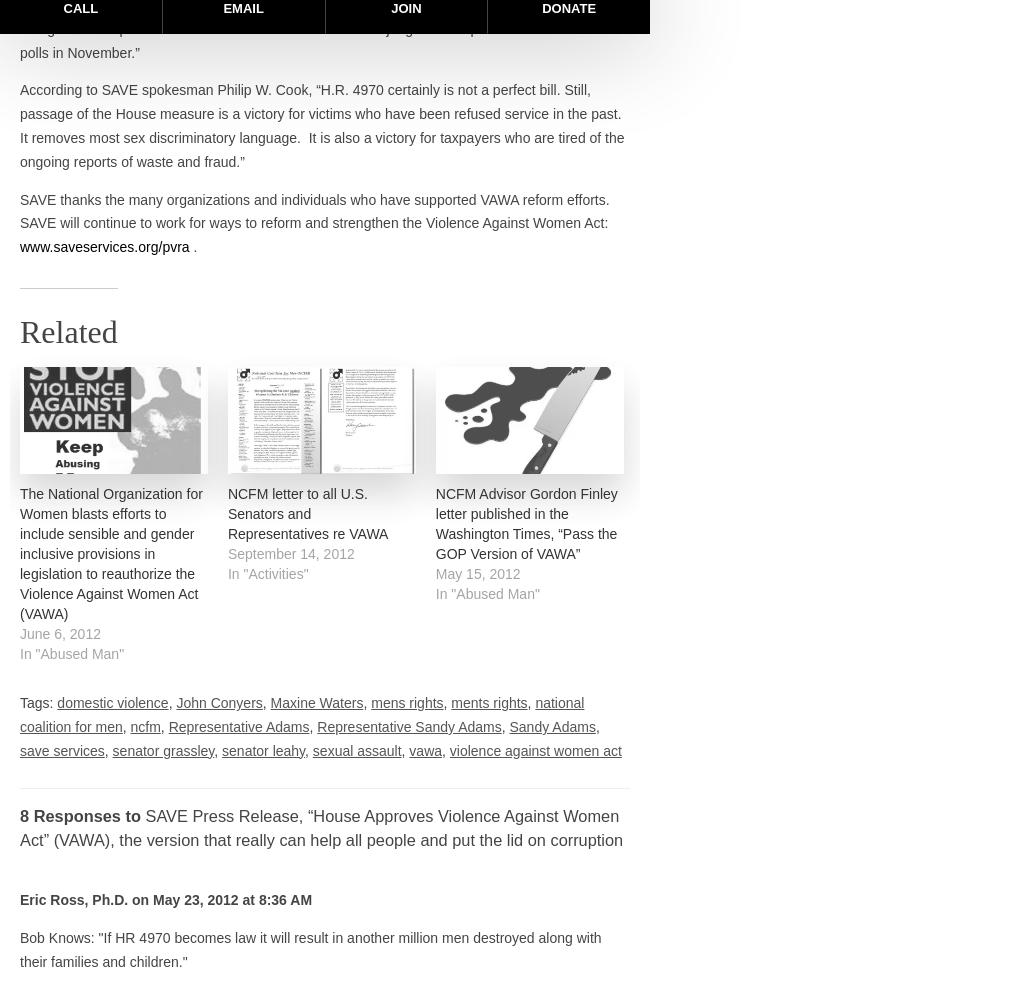 The height and width of the screenshot is (983, 1020). Describe the element at coordinates (409, 726) in the screenshot. I see `'Representative Sandy Adams'` at that location.